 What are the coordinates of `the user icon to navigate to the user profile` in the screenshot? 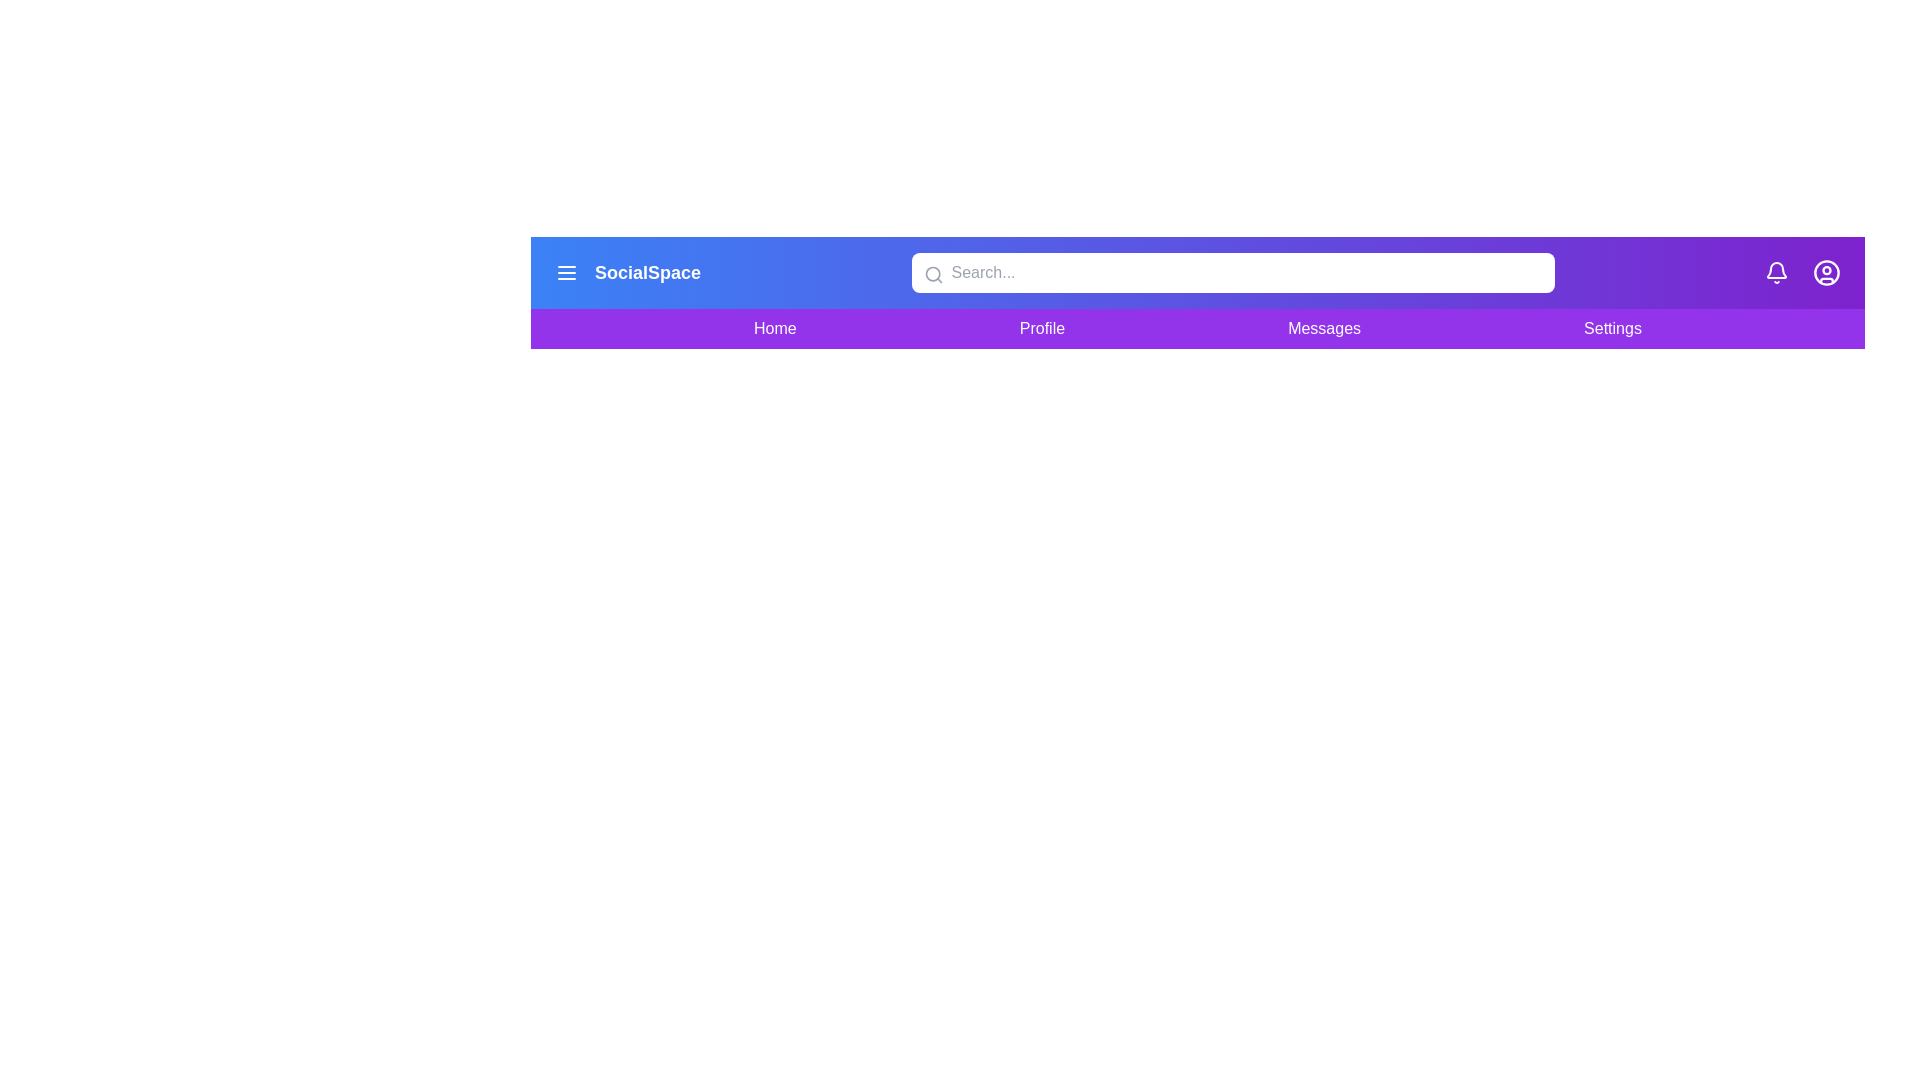 It's located at (1827, 273).